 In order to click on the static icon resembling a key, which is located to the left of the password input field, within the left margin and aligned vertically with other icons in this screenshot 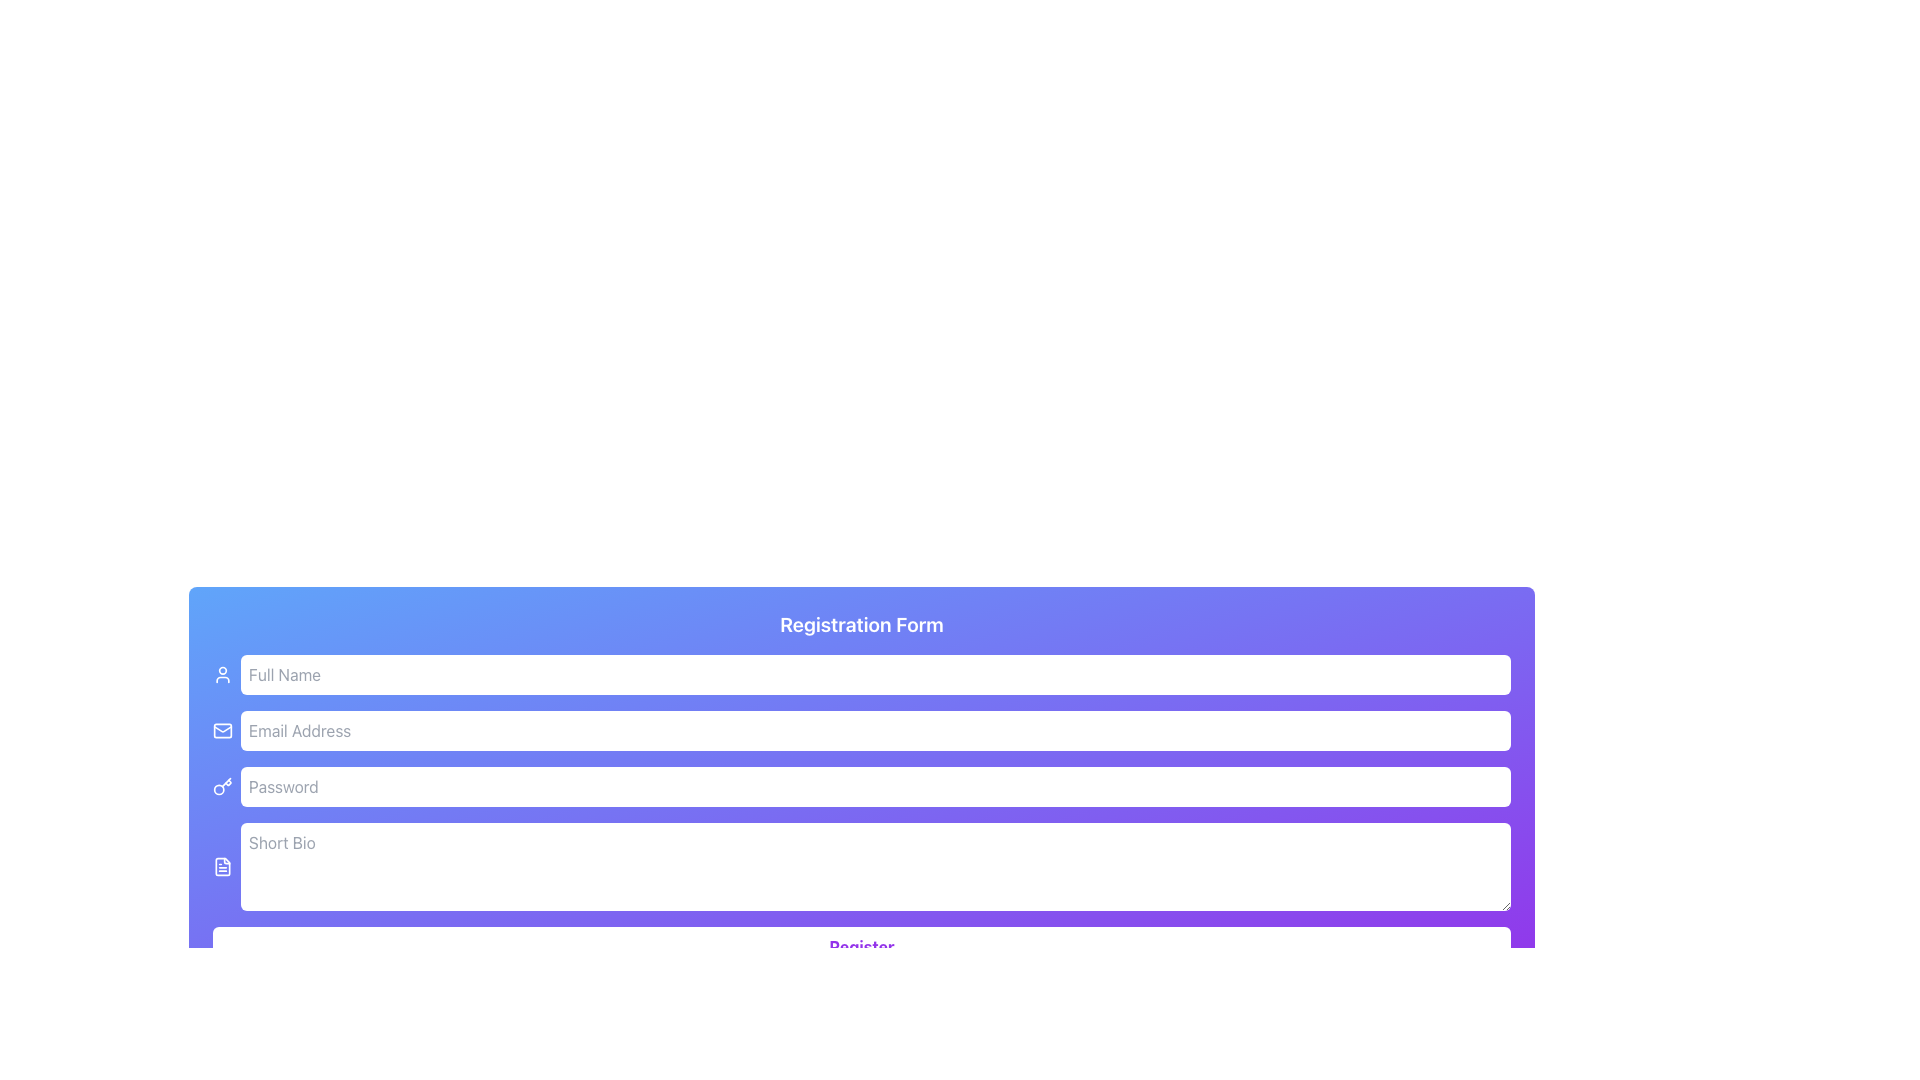, I will do `click(222, 785)`.